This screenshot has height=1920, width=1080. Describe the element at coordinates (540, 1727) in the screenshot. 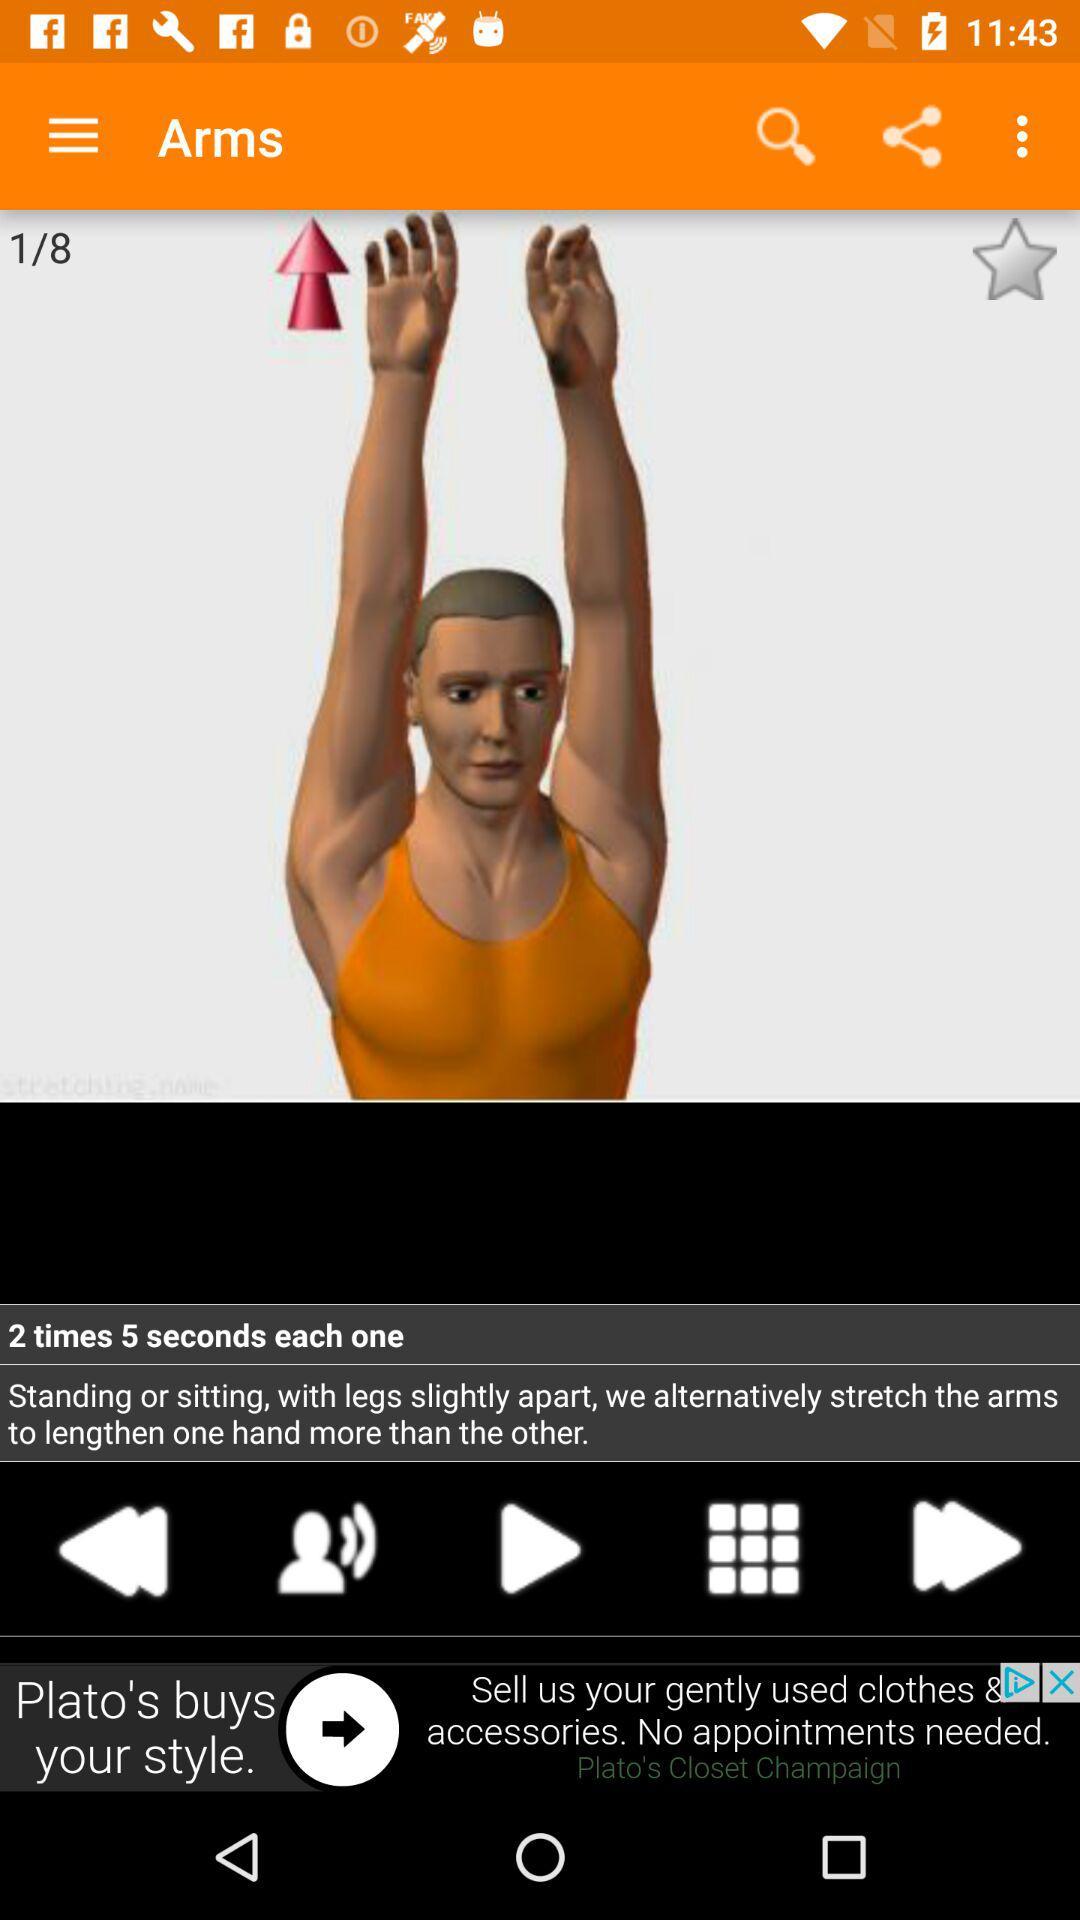

I see `advertisement` at that location.